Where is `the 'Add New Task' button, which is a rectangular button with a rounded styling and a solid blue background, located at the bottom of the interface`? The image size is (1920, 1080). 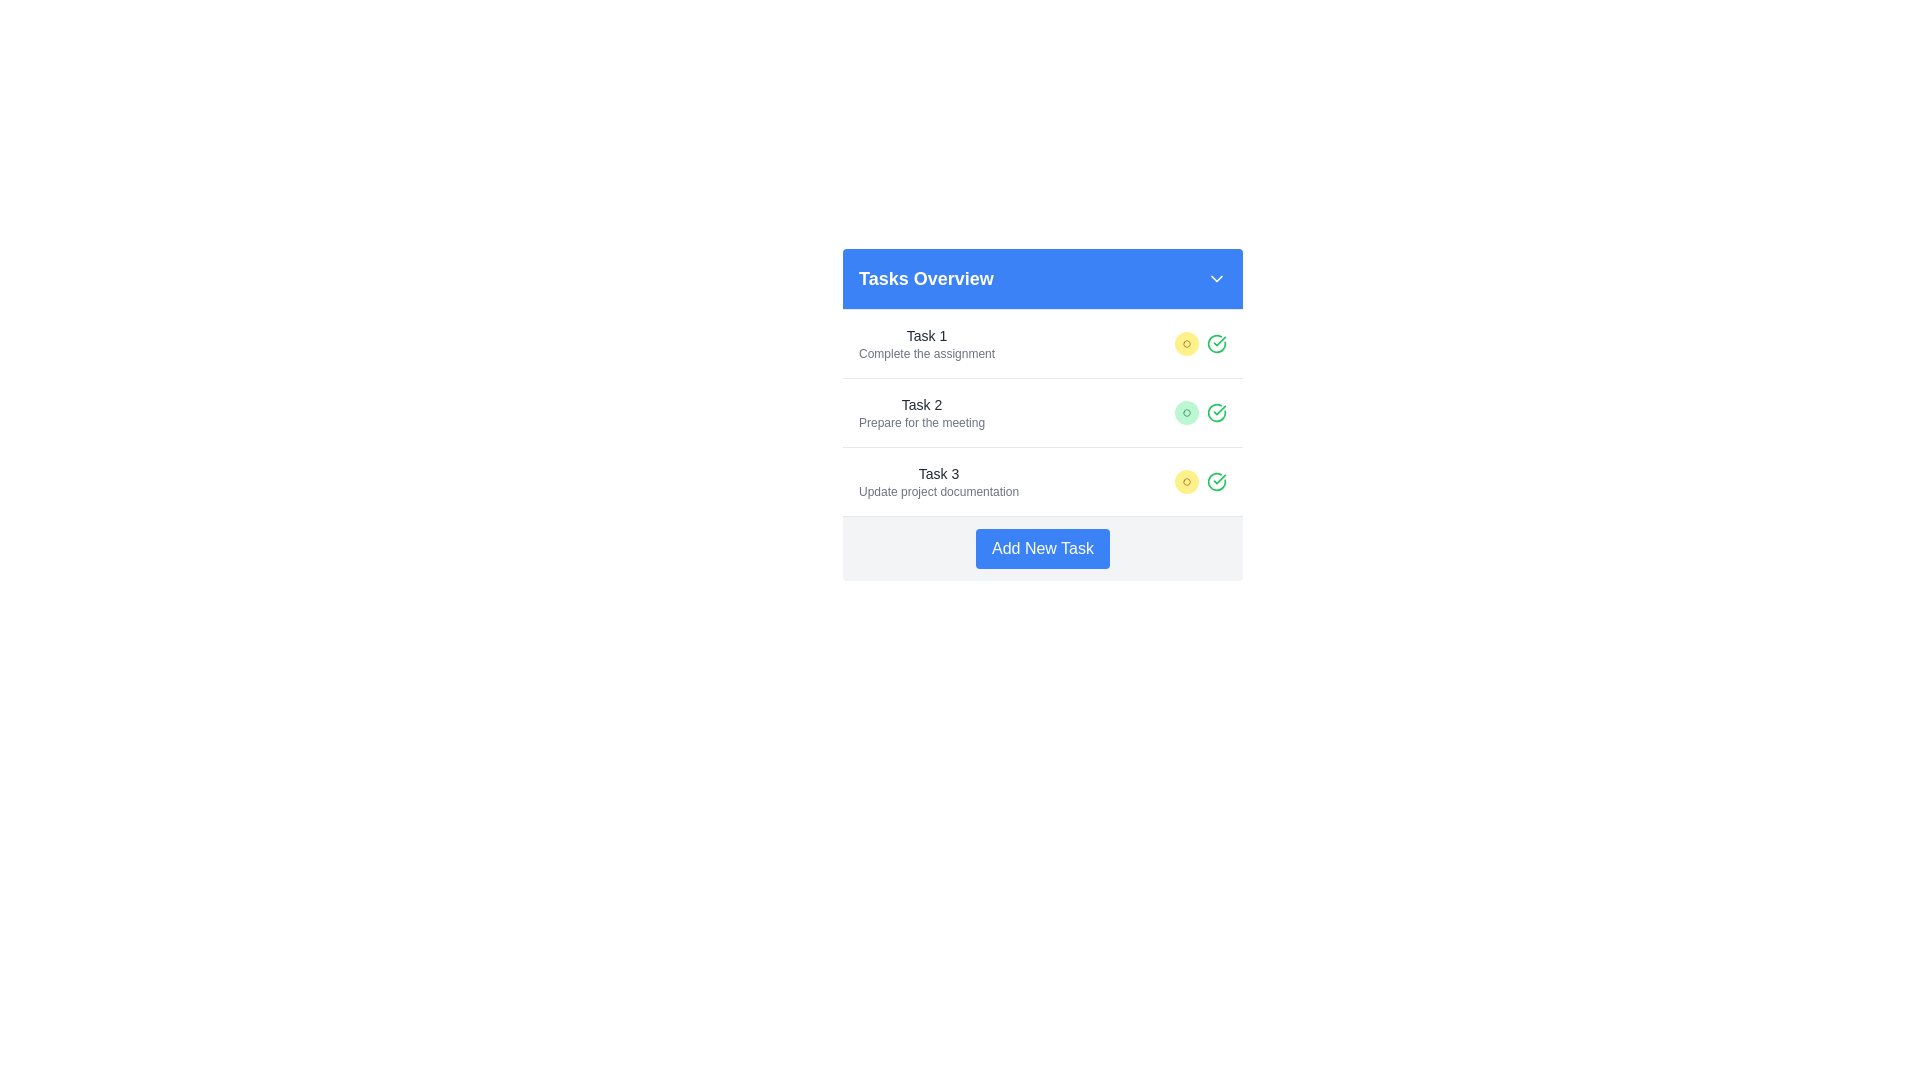
the 'Add New Task' button, which is a rectangular button with a rounded styling and a solid blue background, located at the bottom of the interface is located at coordinates (1041, 548).